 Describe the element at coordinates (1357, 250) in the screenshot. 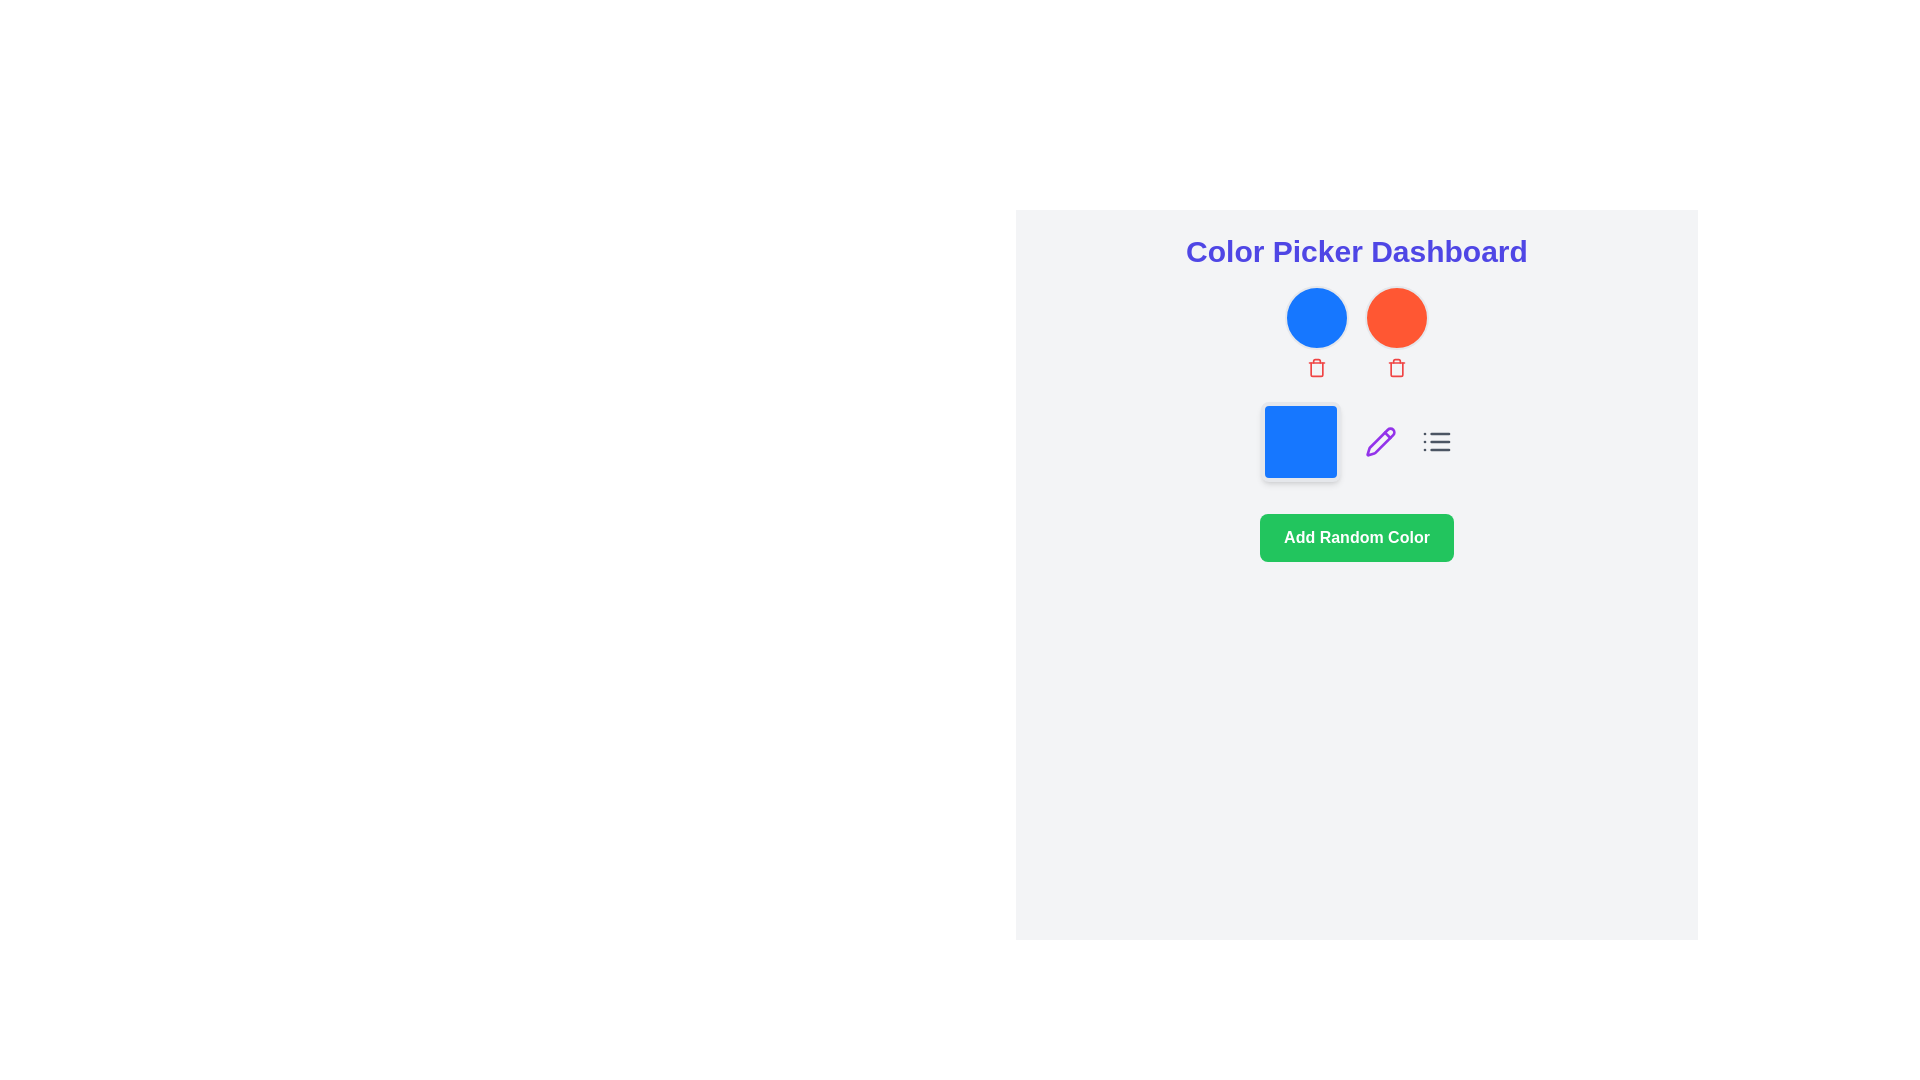

I see `the static text label 'Color Picker Dashboard' which is styled in bold, large blue-indigo font at the top of the interface` at that location.